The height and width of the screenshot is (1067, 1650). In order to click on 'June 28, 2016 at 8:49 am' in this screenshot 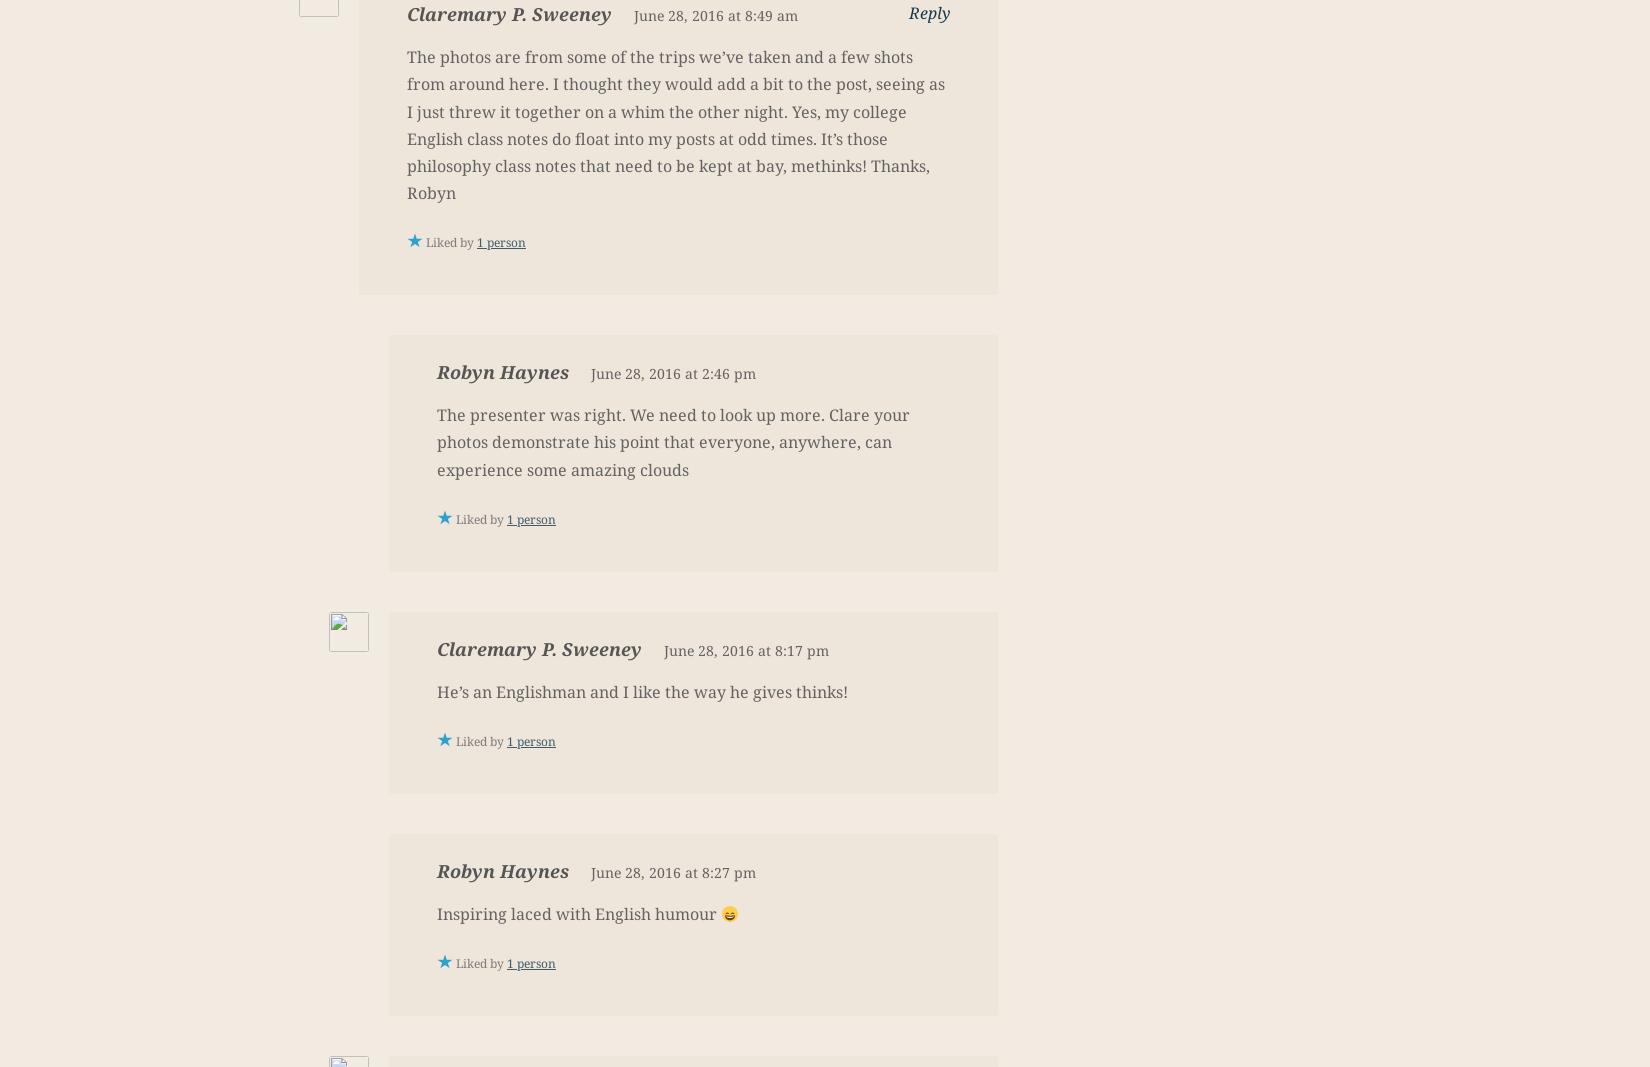, I will do `click(714, 14)`.